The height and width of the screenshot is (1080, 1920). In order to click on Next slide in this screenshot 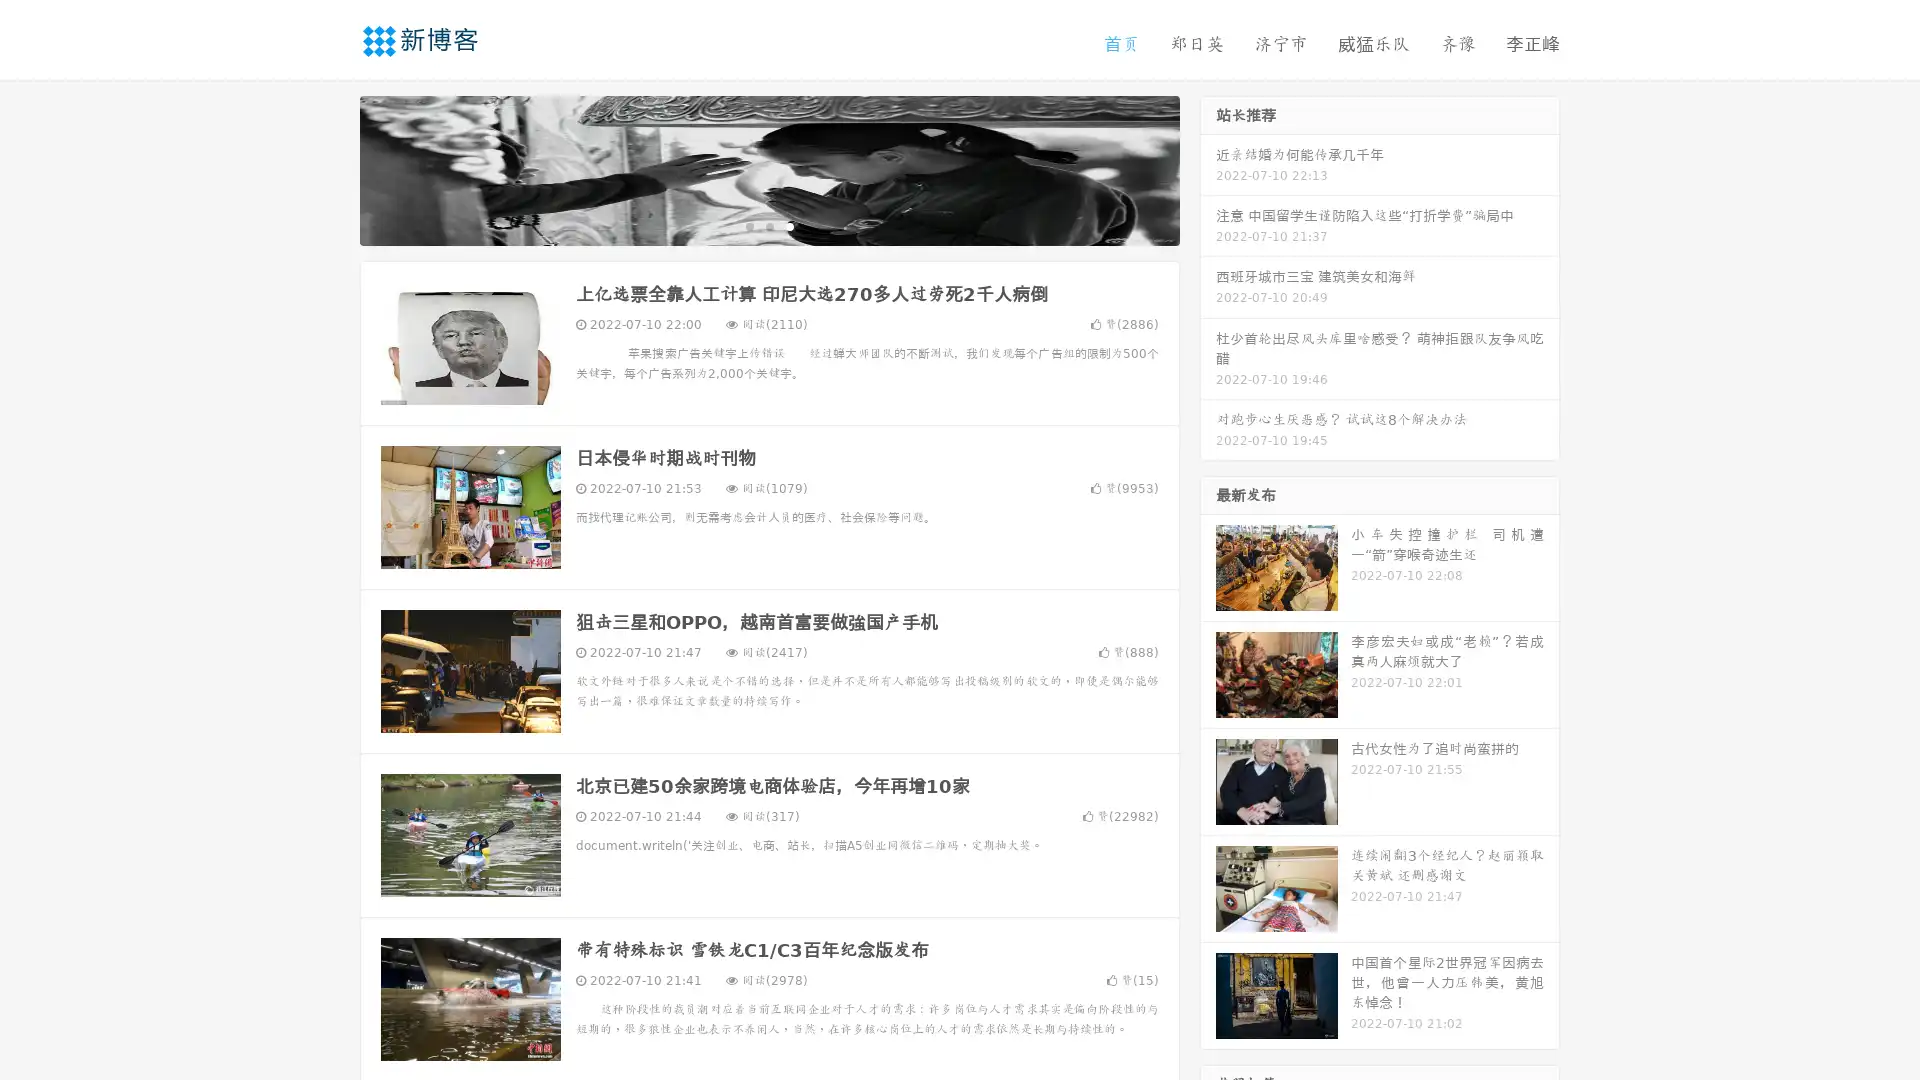, I will do `click(1208, 168)`.